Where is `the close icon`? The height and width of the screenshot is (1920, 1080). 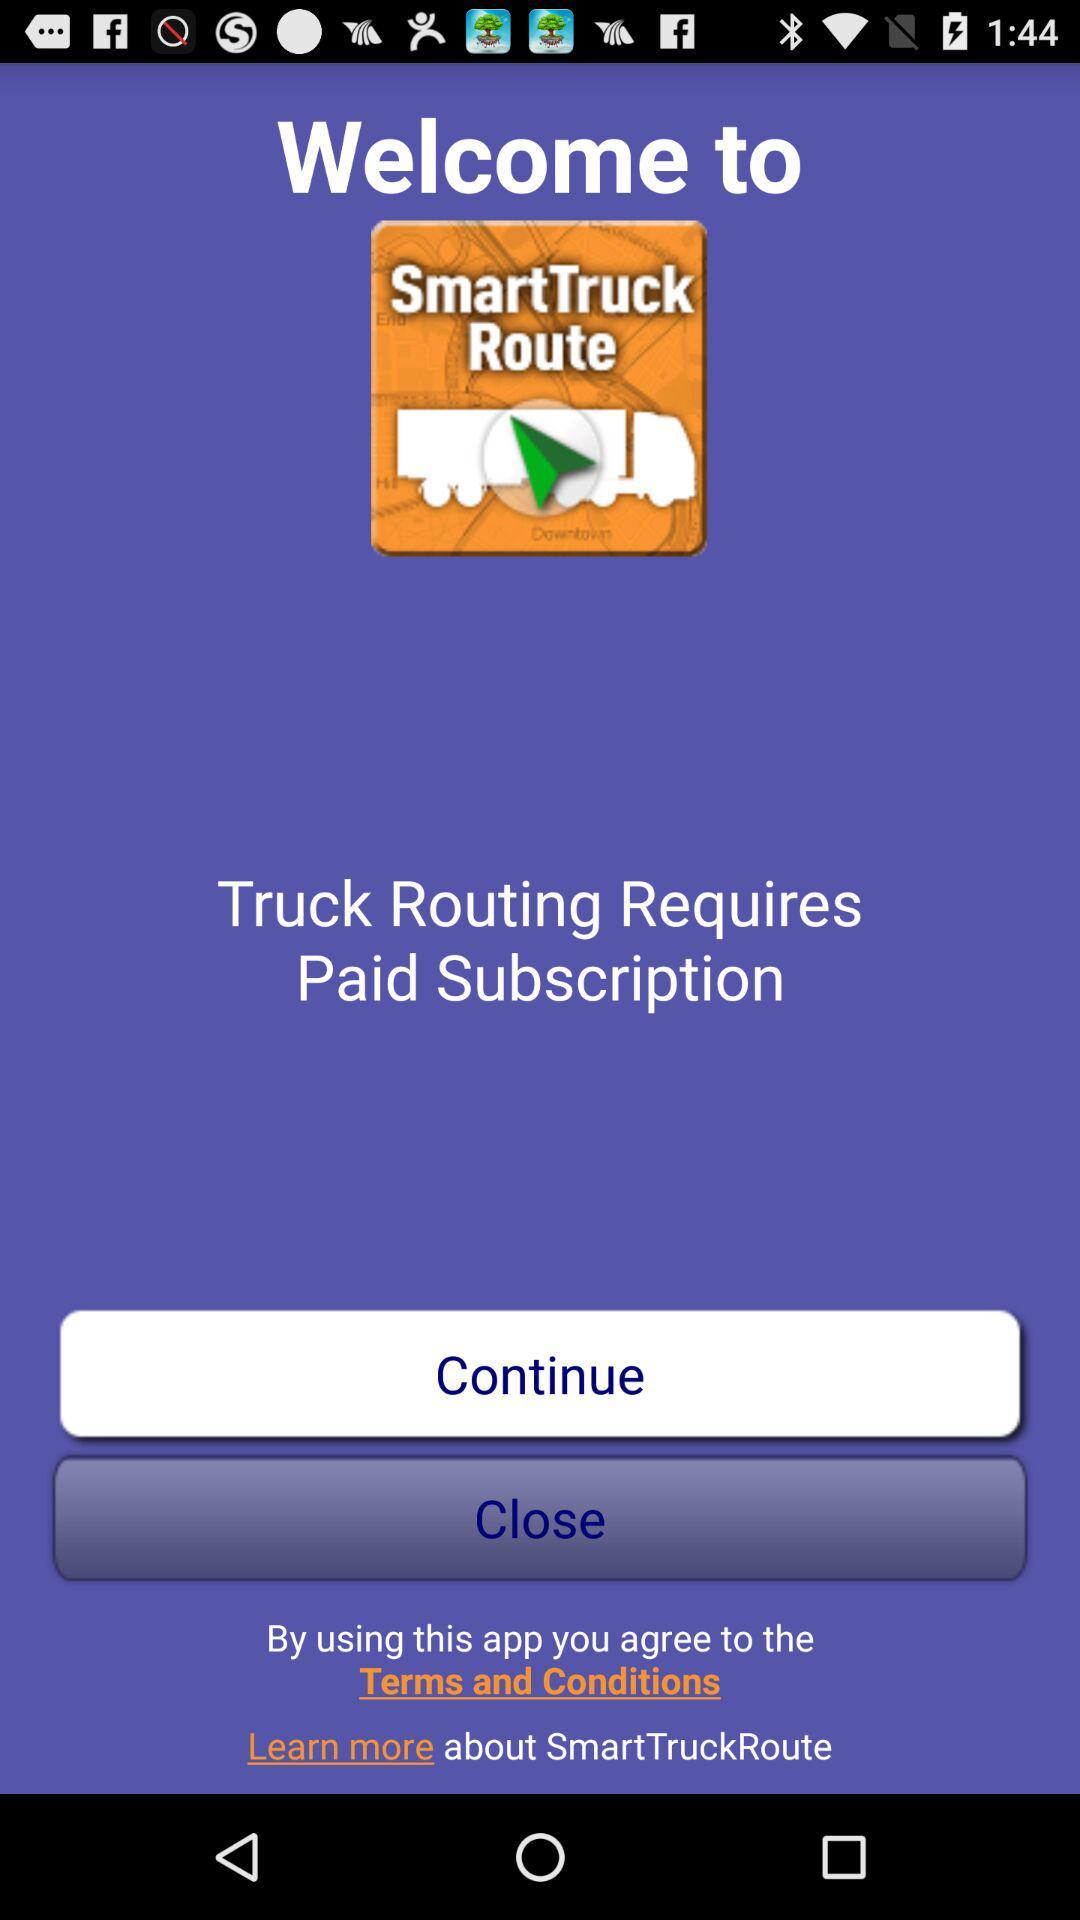
the close icon is located at coordinates (540, 1517).